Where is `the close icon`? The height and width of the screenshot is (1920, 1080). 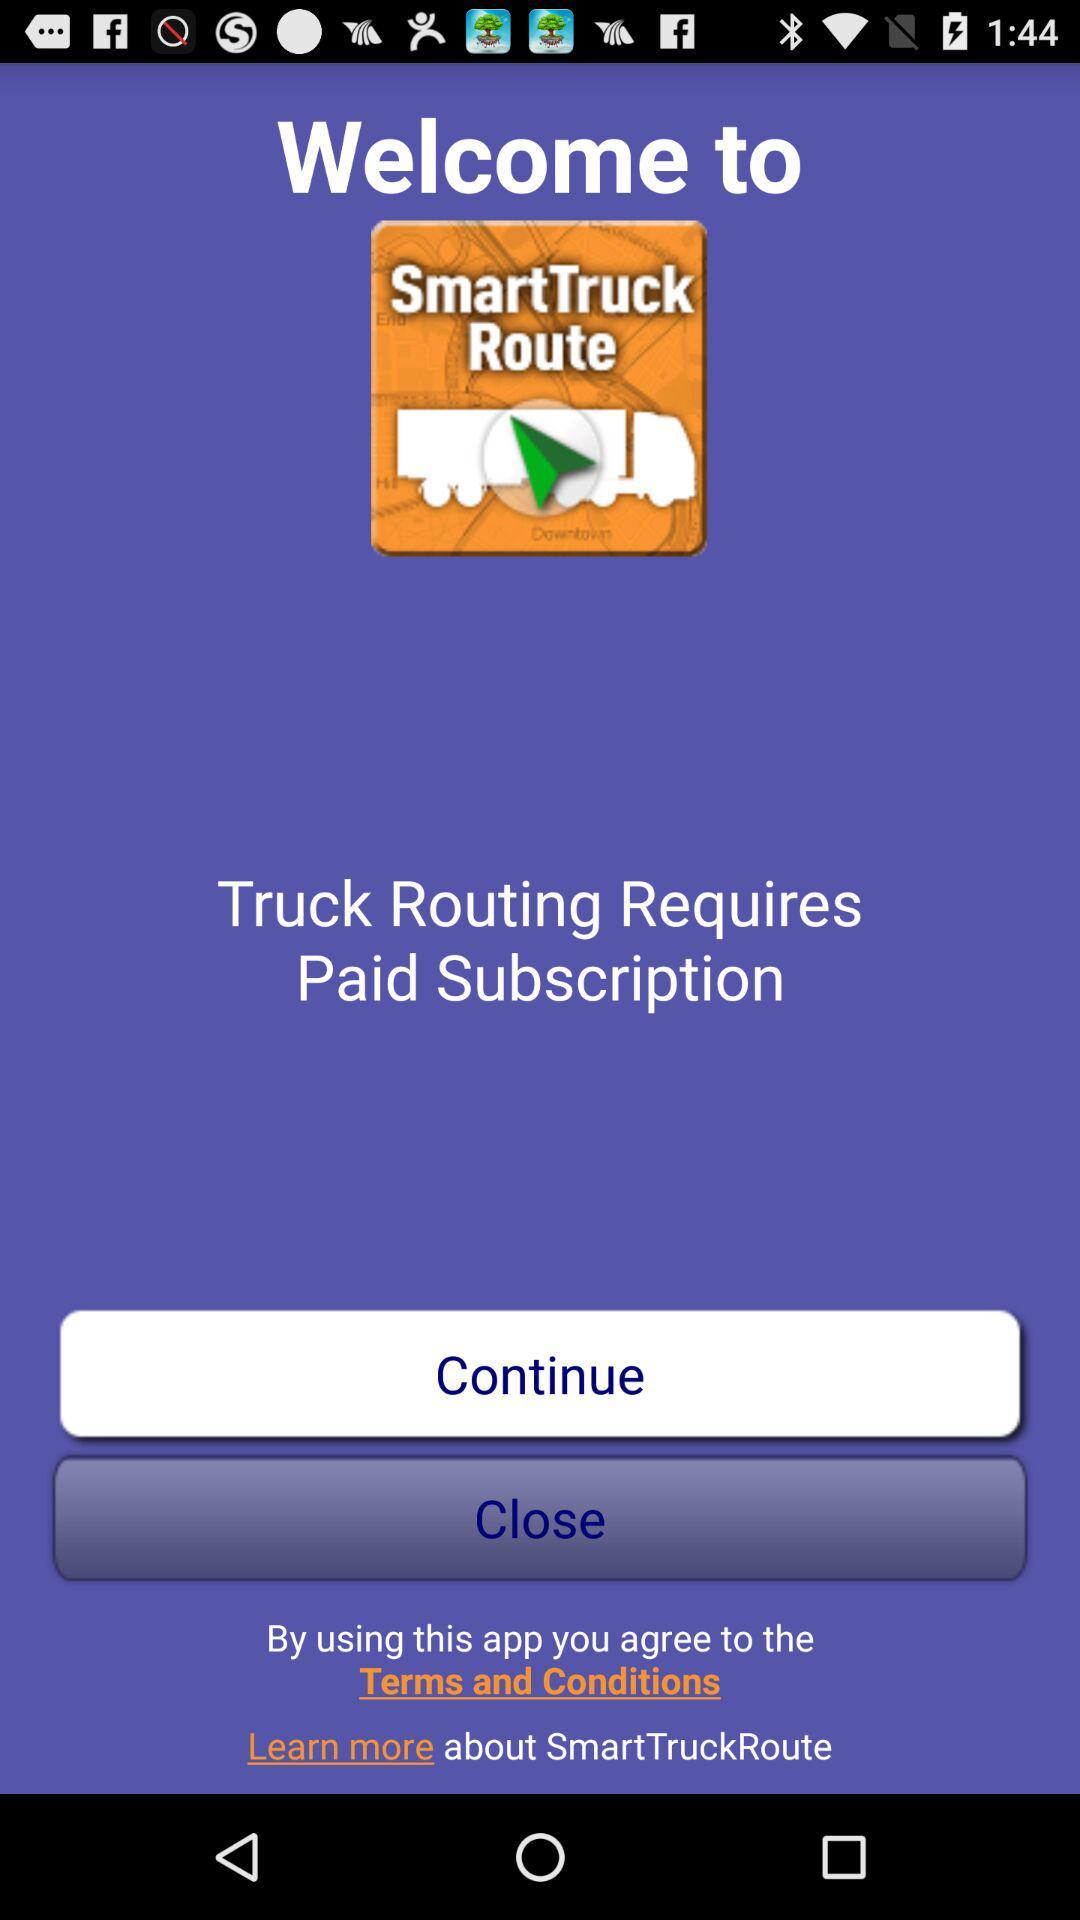
the close icon is located at coordinates (540, 1517).